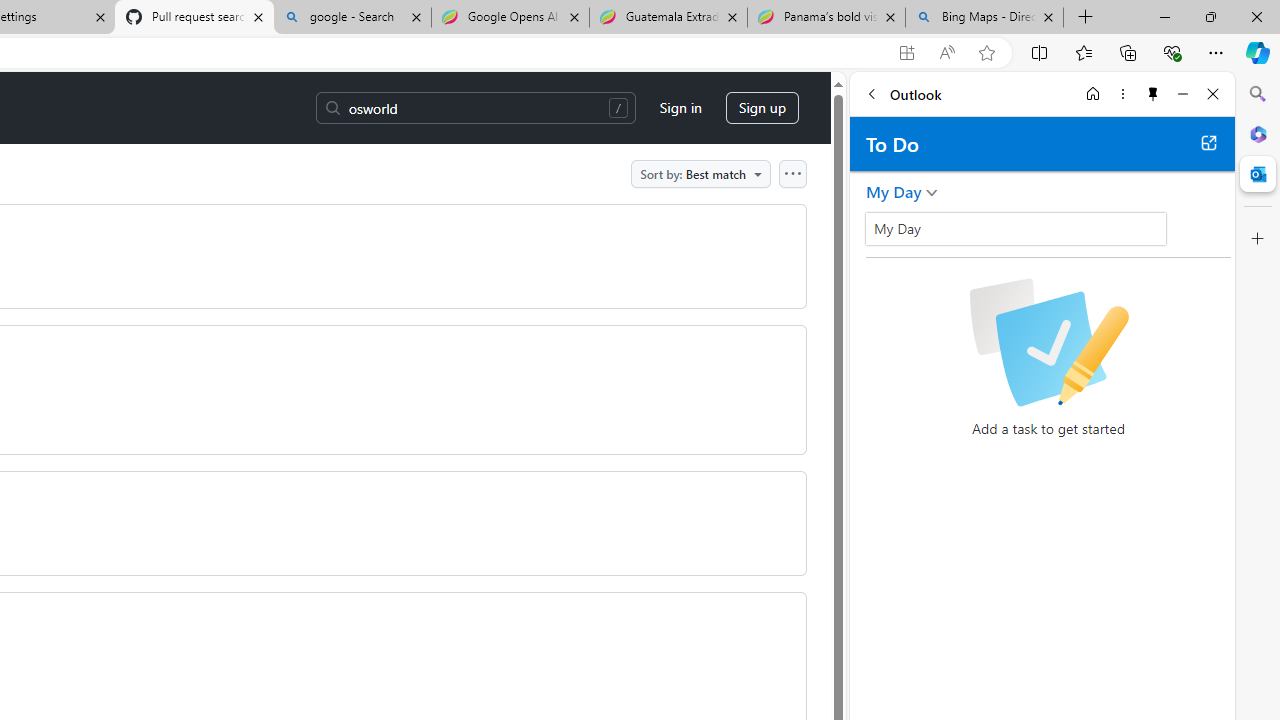 The height and width of the screenshot is (720, 1280). What do you see at coordinates (791, 172) in the screenshot?
I see `'Open column options'` at bounding box center [791, 172].